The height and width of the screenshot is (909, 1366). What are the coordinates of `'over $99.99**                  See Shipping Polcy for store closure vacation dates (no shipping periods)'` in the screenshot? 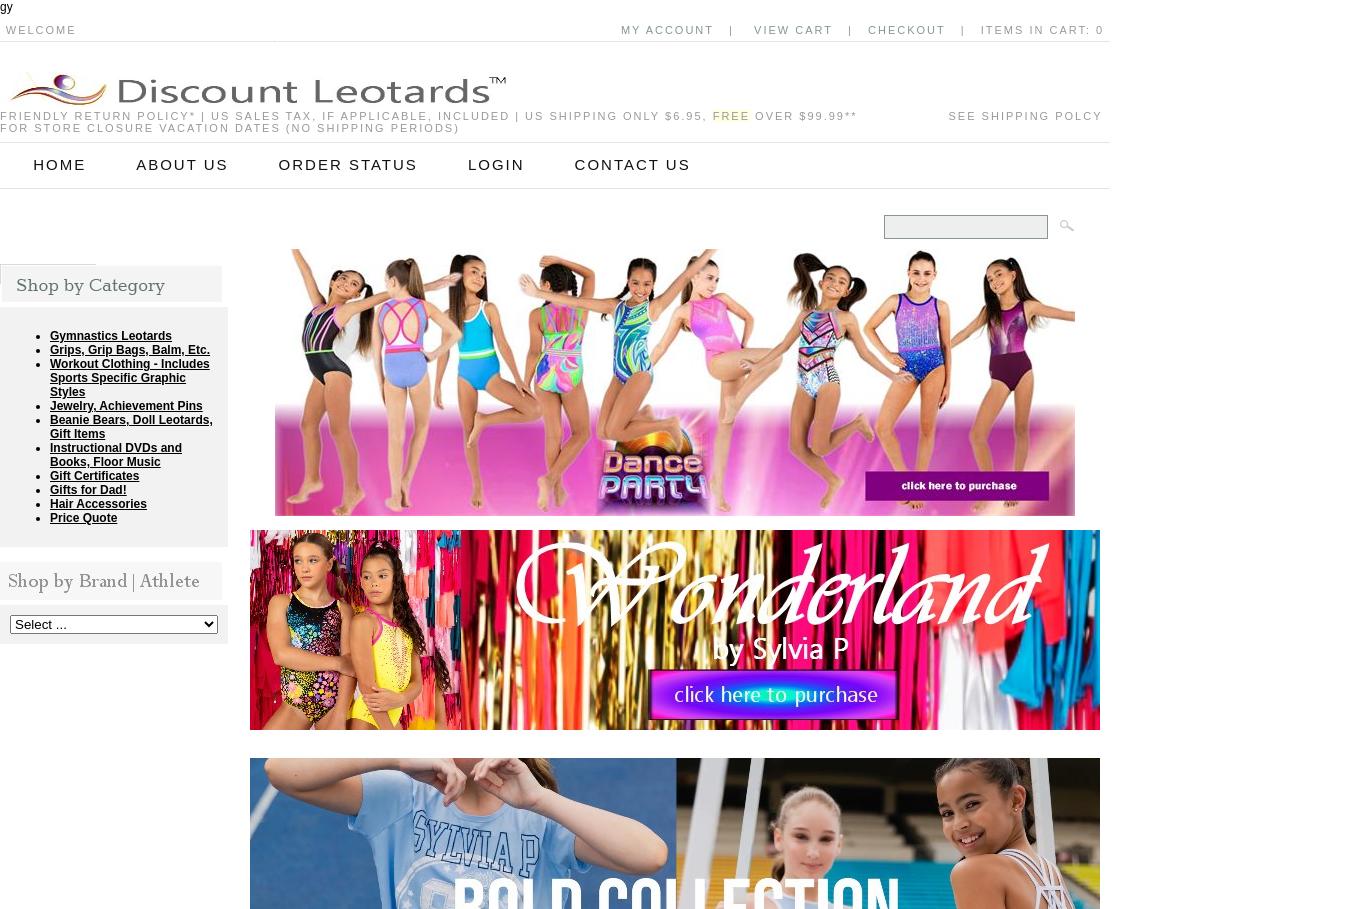 It's located at (551, 121).